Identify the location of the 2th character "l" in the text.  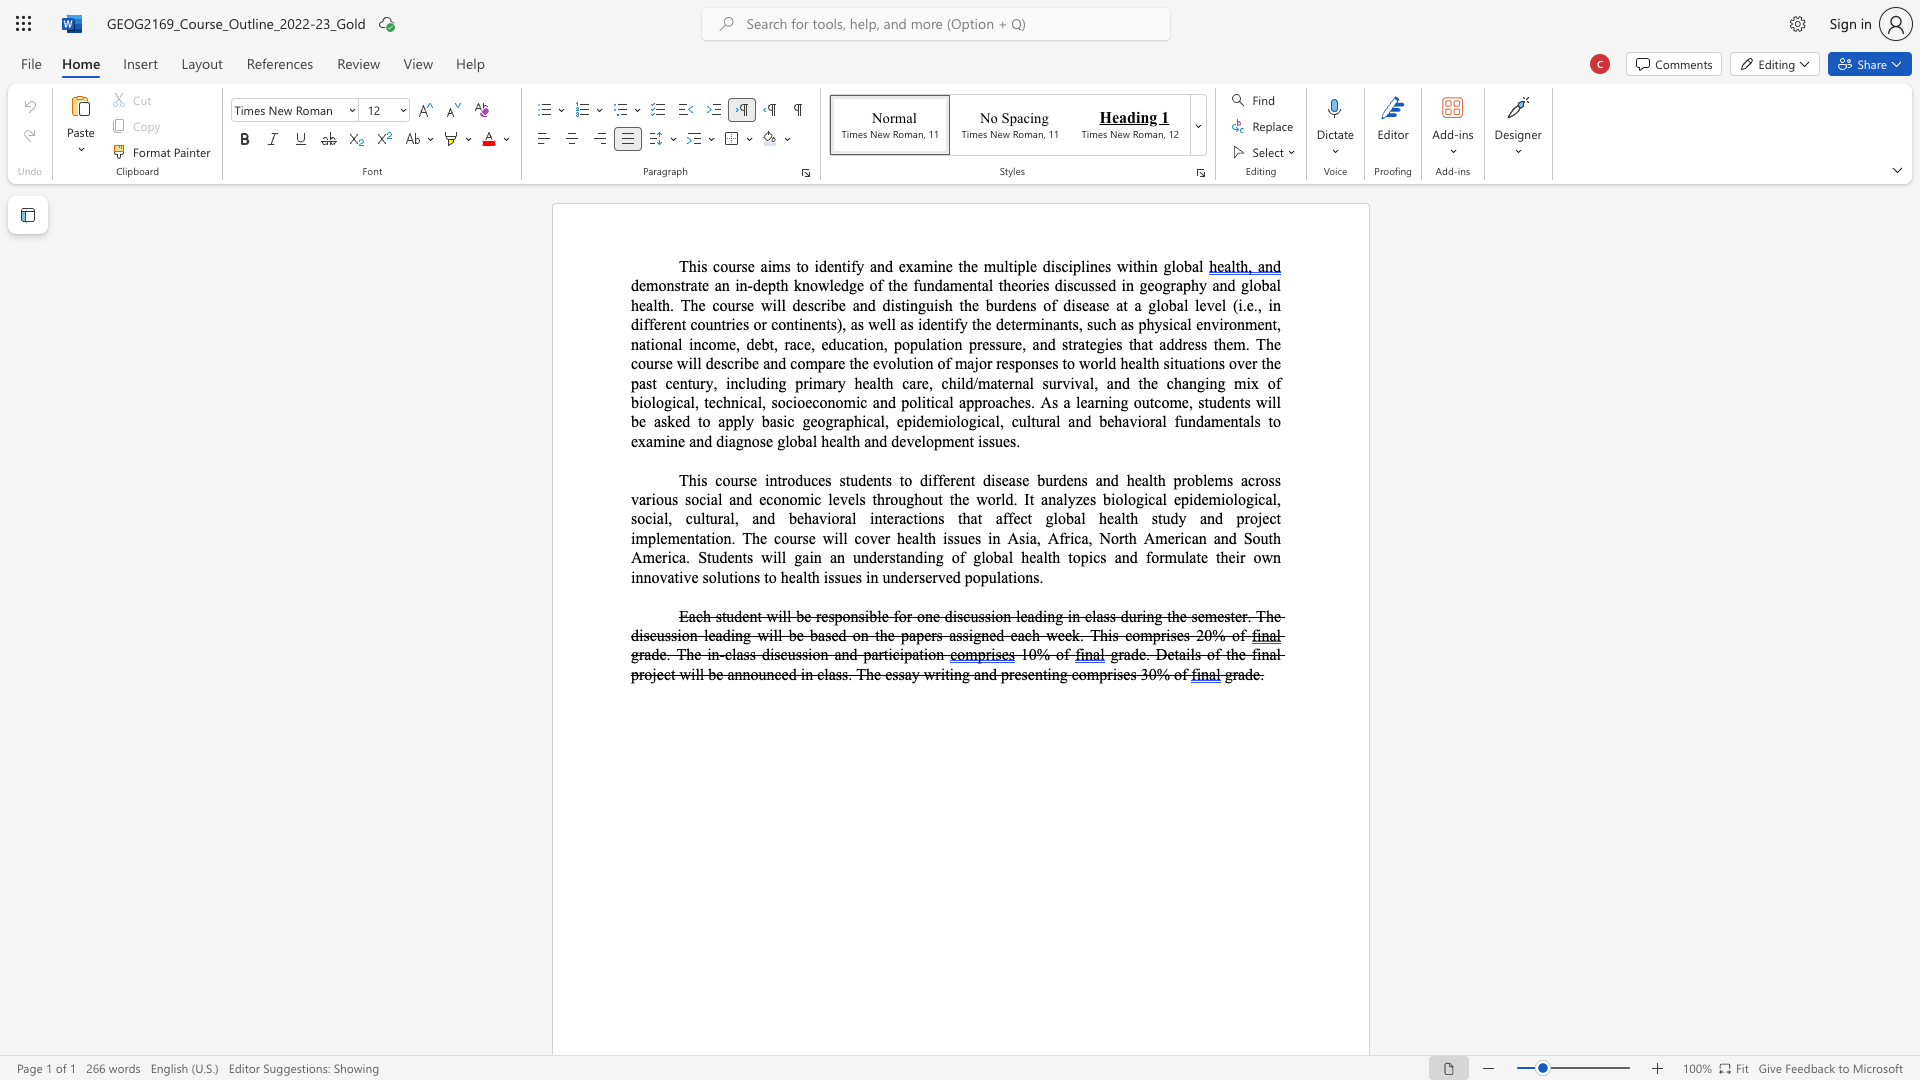
(1277, 402).